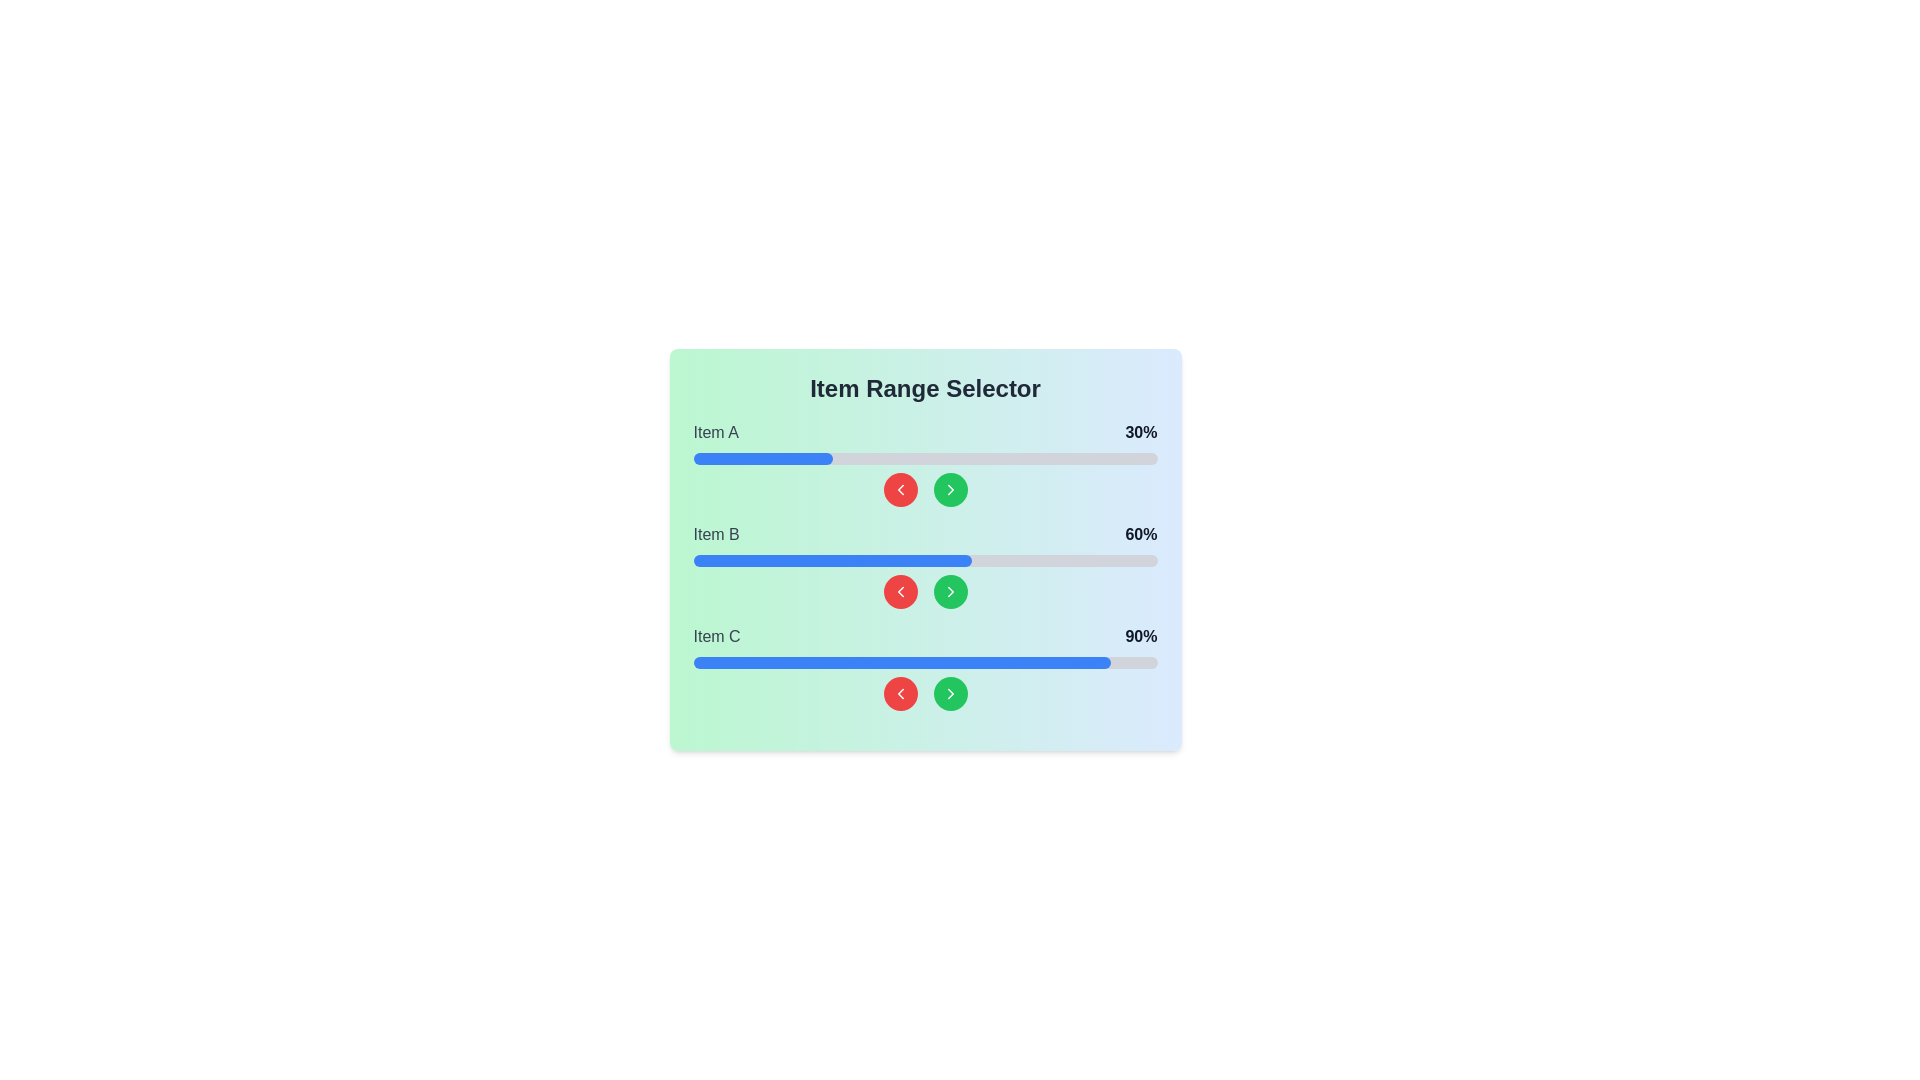  What do you see at coordinates (924, 560) in the screenshot?
I see `the progress bar indicating 60% completion for 'Item B', which is located below the 'Item B' label and above navigation buttons` at bounding box center [924, 560].